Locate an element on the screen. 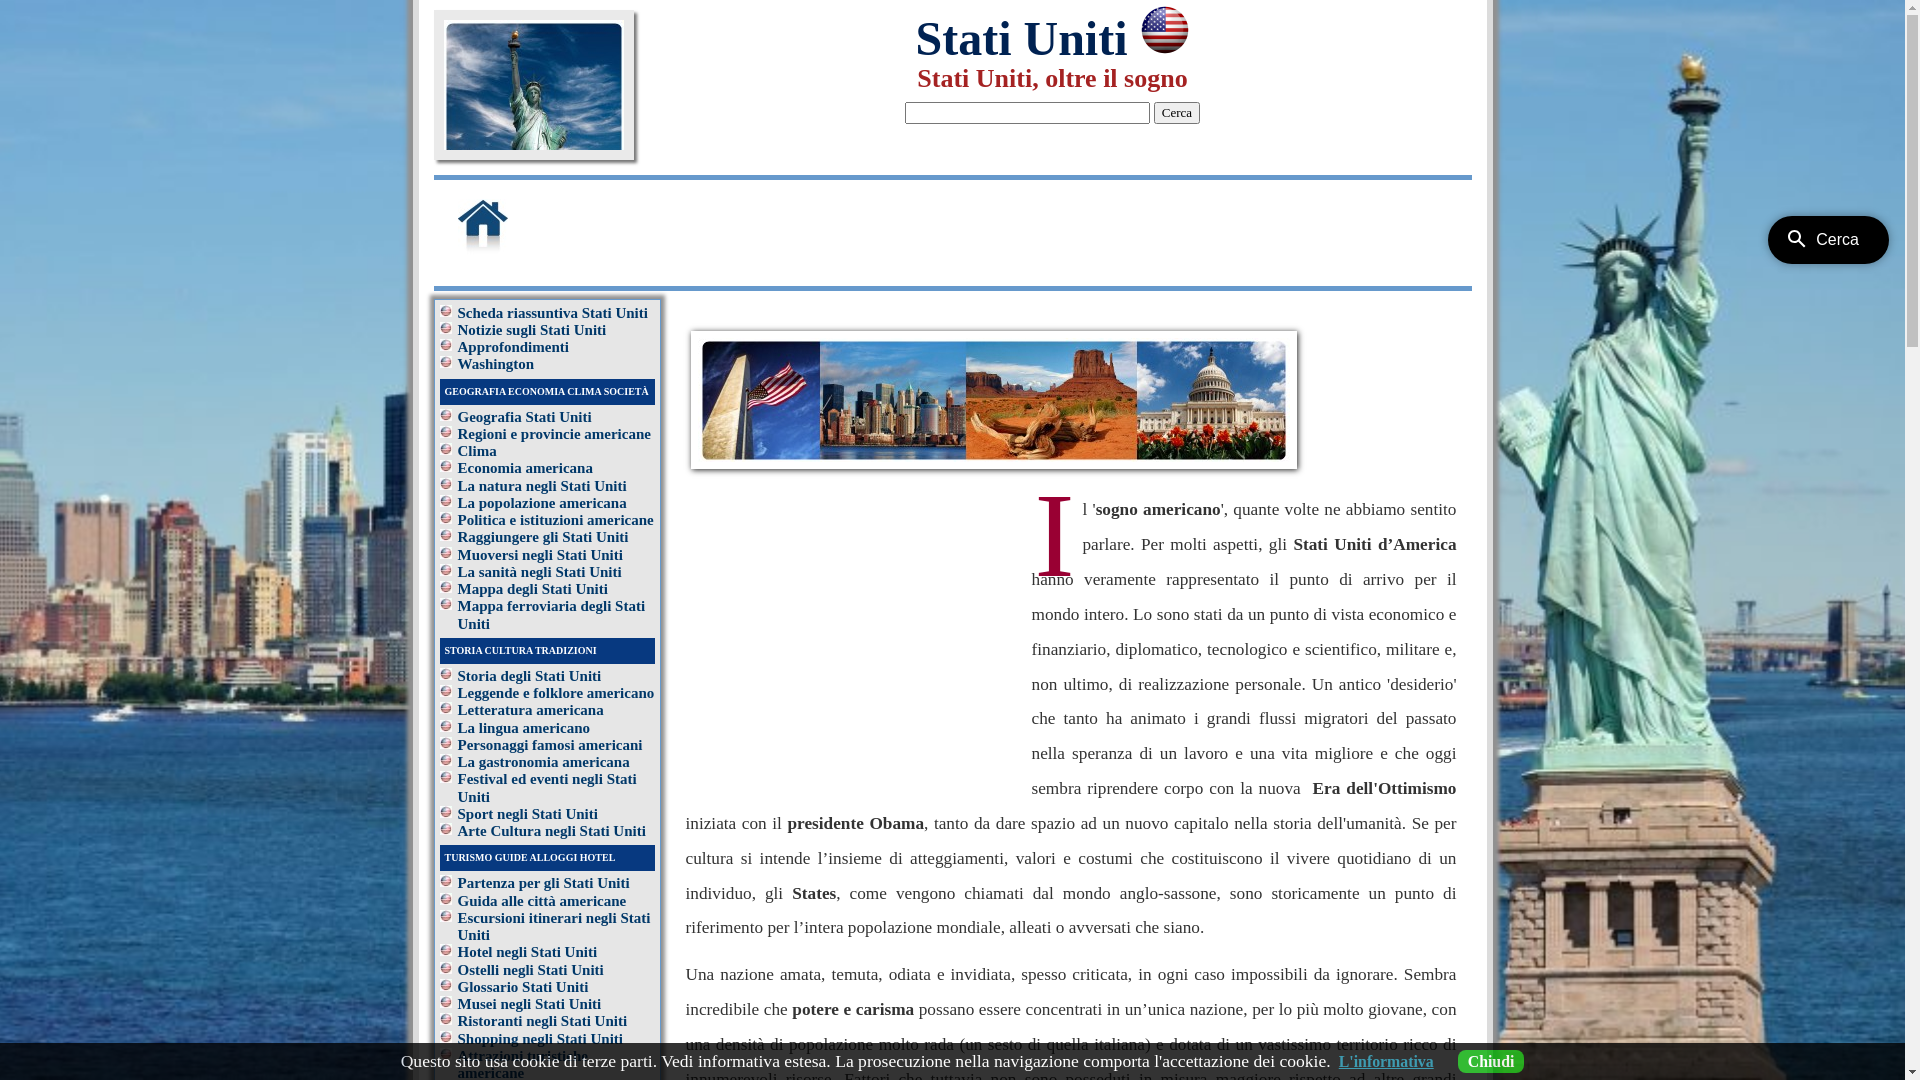  'Ristoranti negli Stati Uniti' is located at coordinates (542, 1021).